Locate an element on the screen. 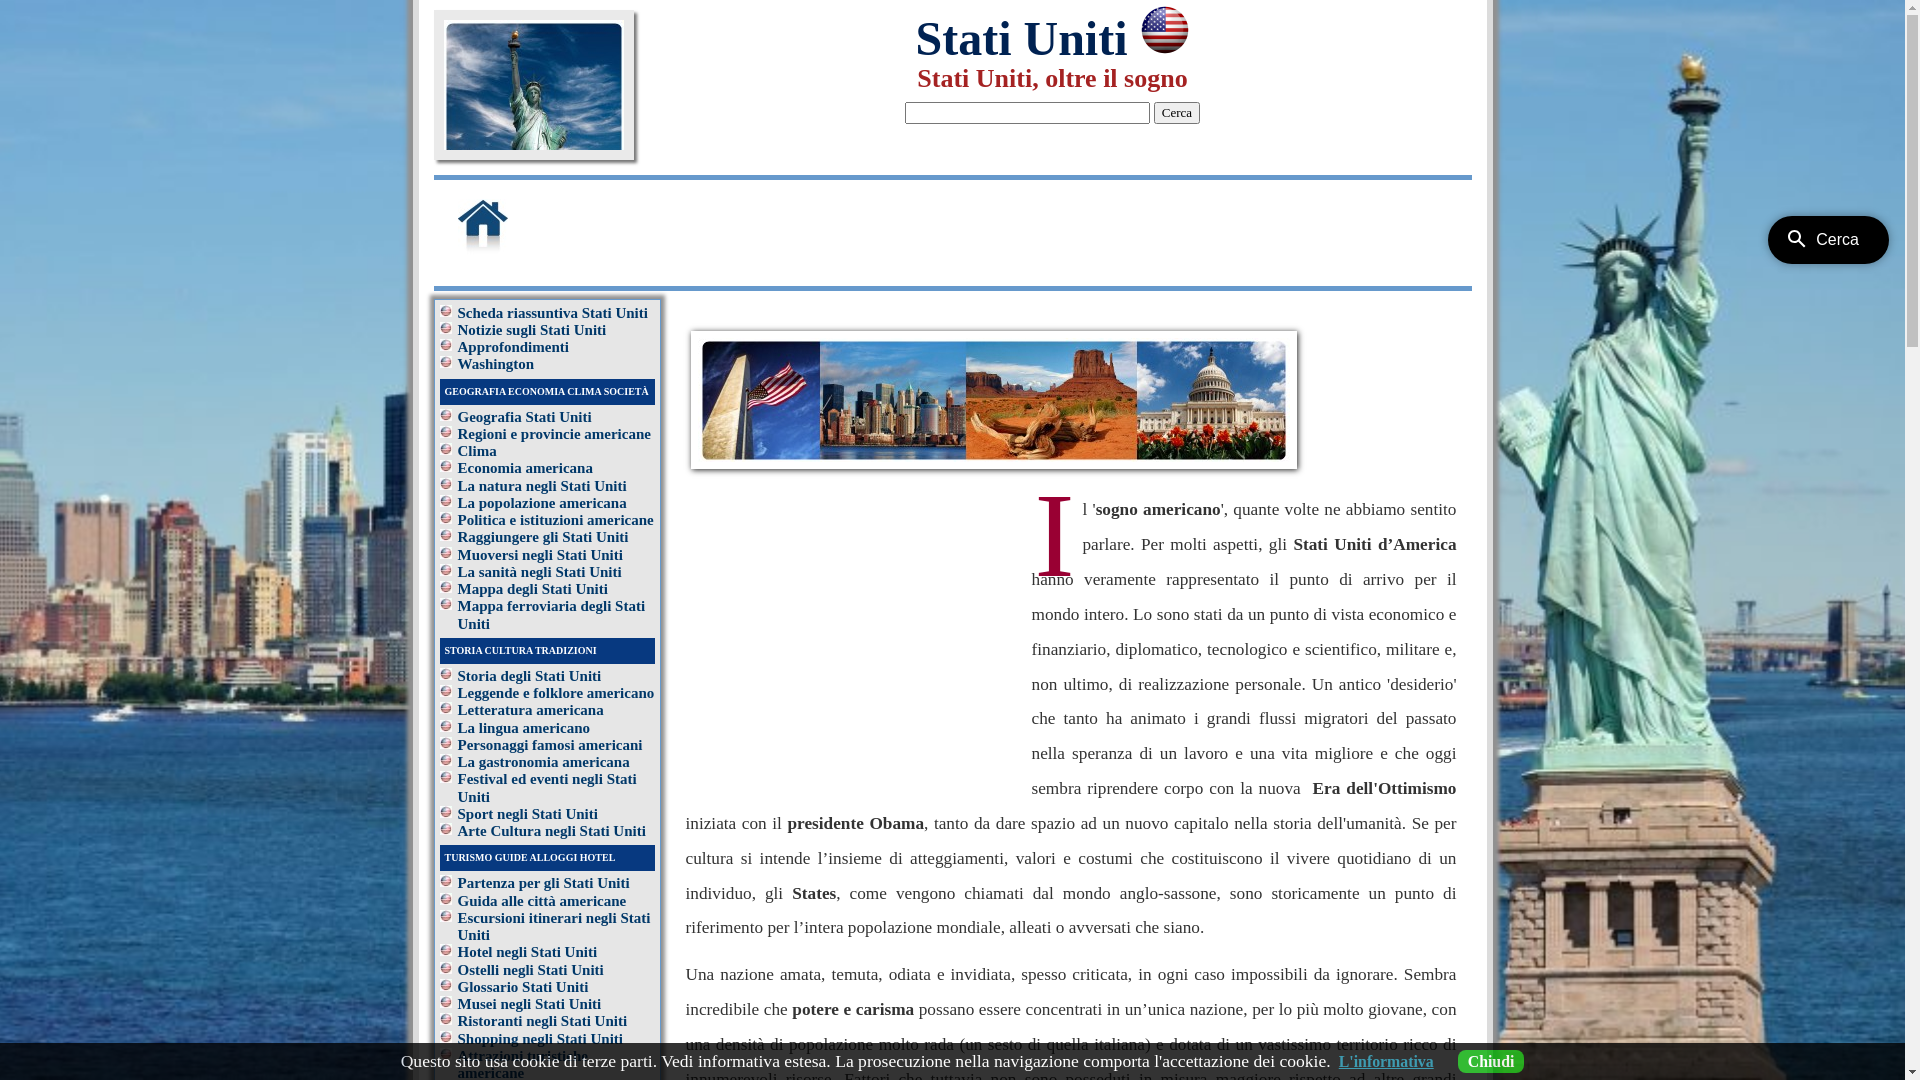  'Ristoranti negli Stati Uniti' is located at coordinates (542, 1021).